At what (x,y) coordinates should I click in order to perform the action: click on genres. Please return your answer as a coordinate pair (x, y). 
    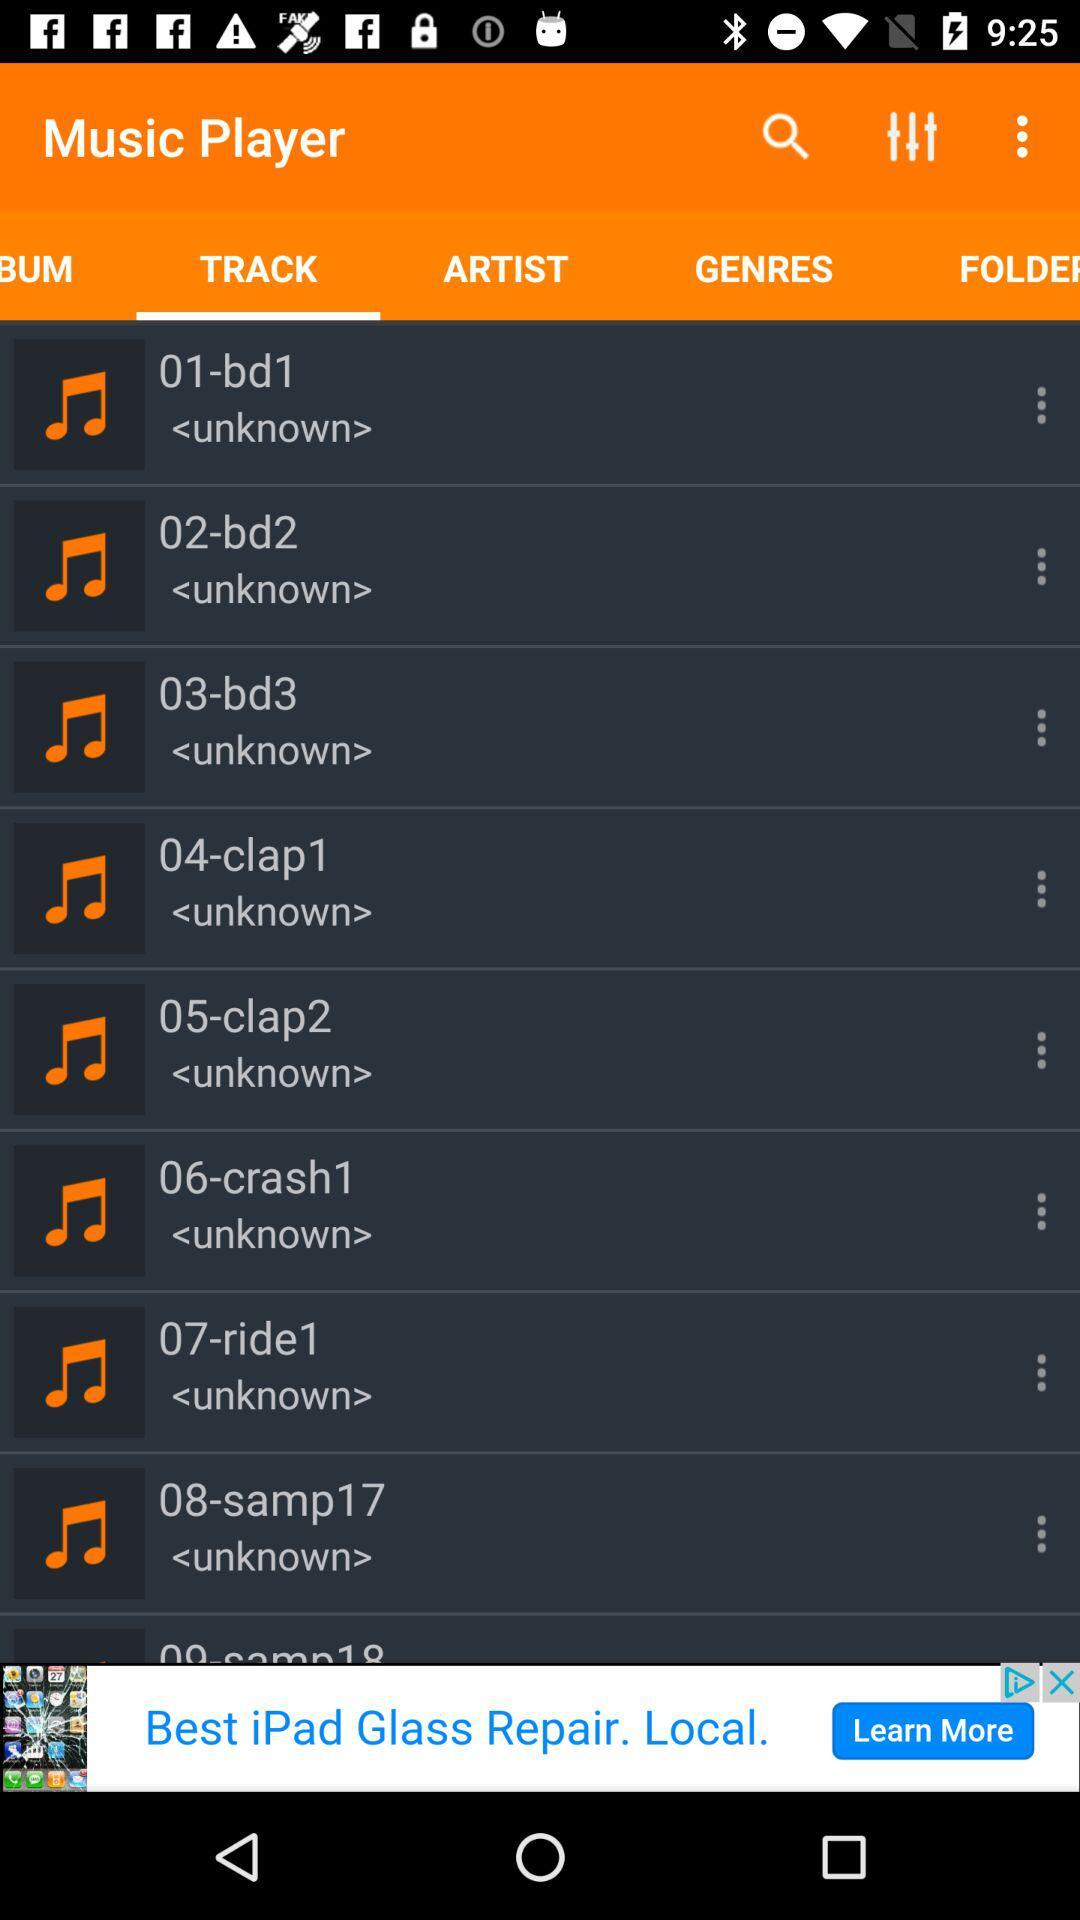
    Looking at the image, I should click on (763, 267).